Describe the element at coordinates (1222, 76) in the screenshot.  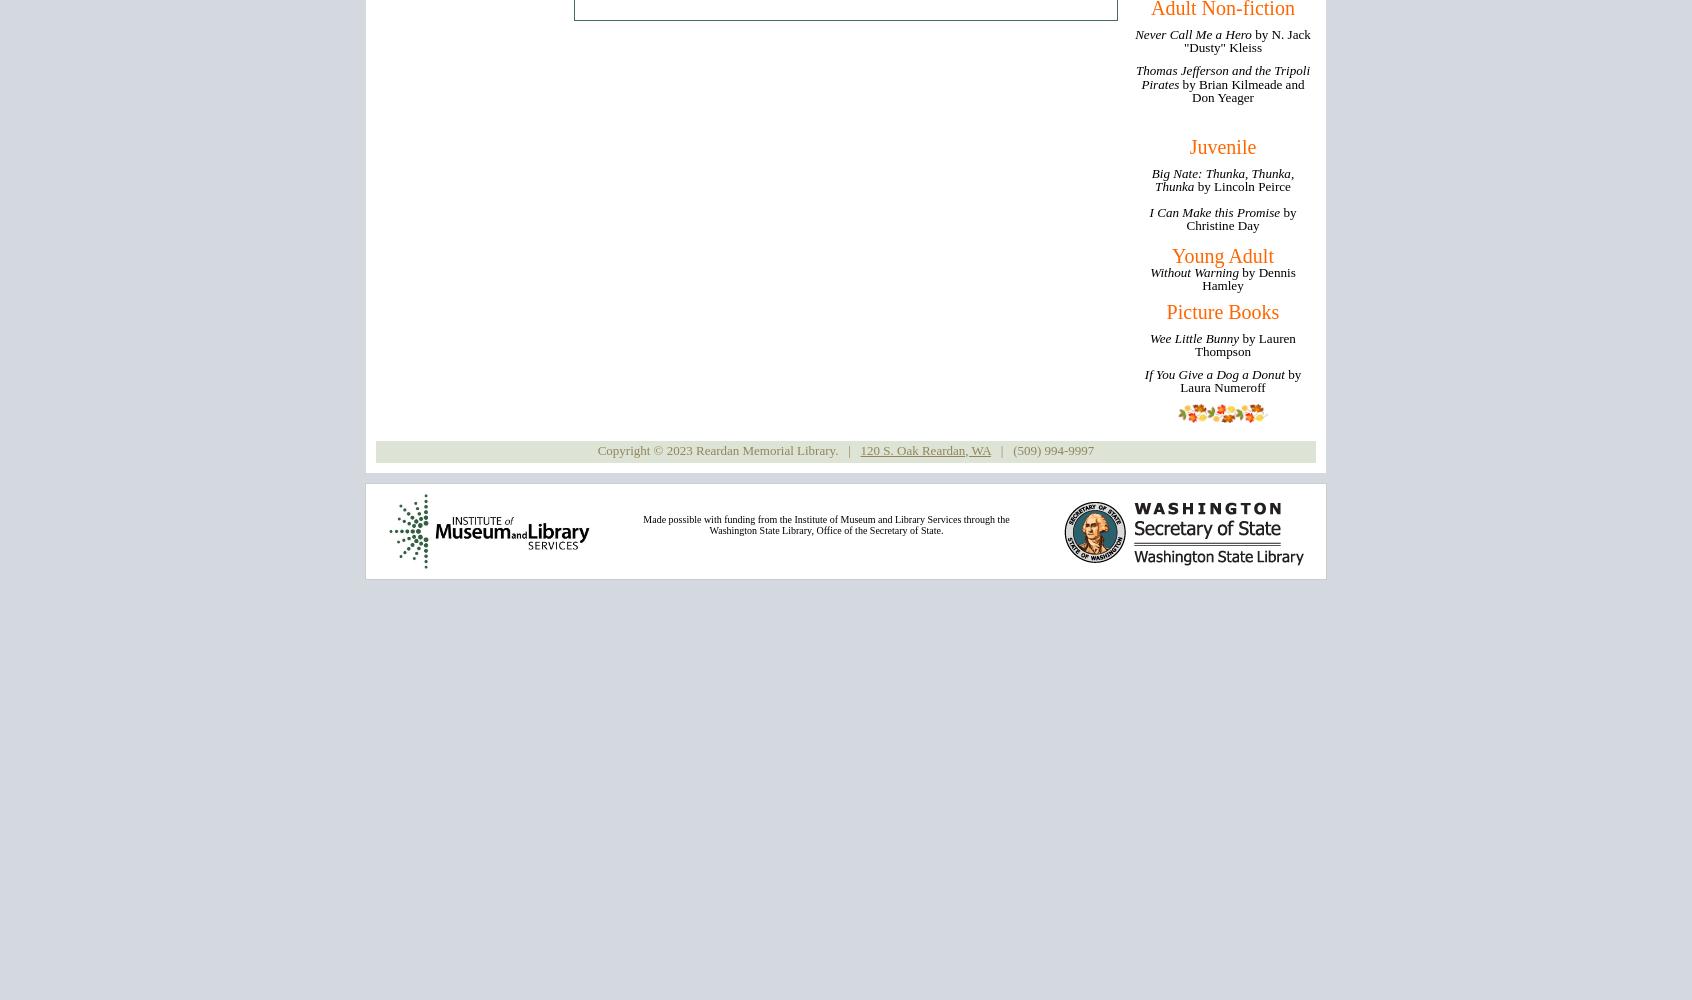
I see `'Thomas Jefferson and the Tripoli Pirates'` at that location.